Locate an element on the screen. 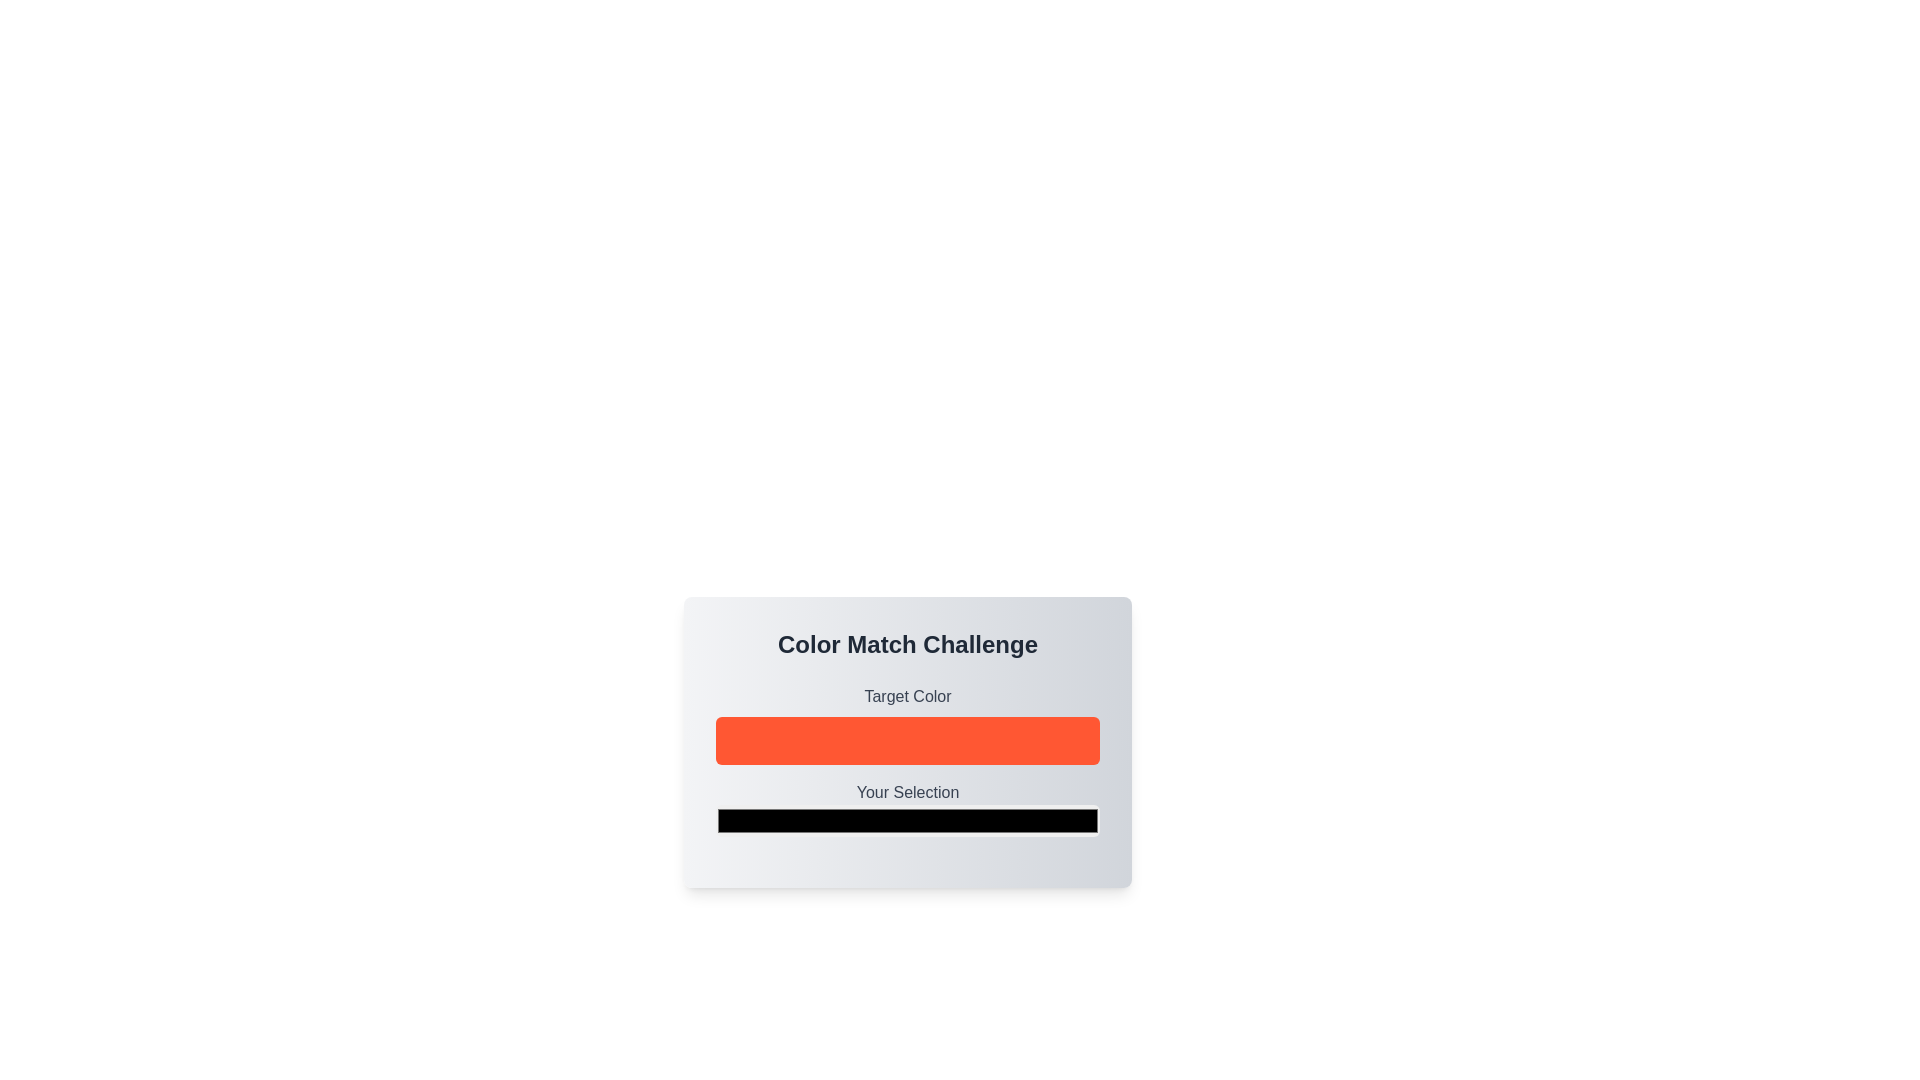 The width and height of the screenshot is (1920, 1080). the text label displaying 'Your Selection', which is a medium gray text centered above the color-selection box is located at coordinates (906, 792).